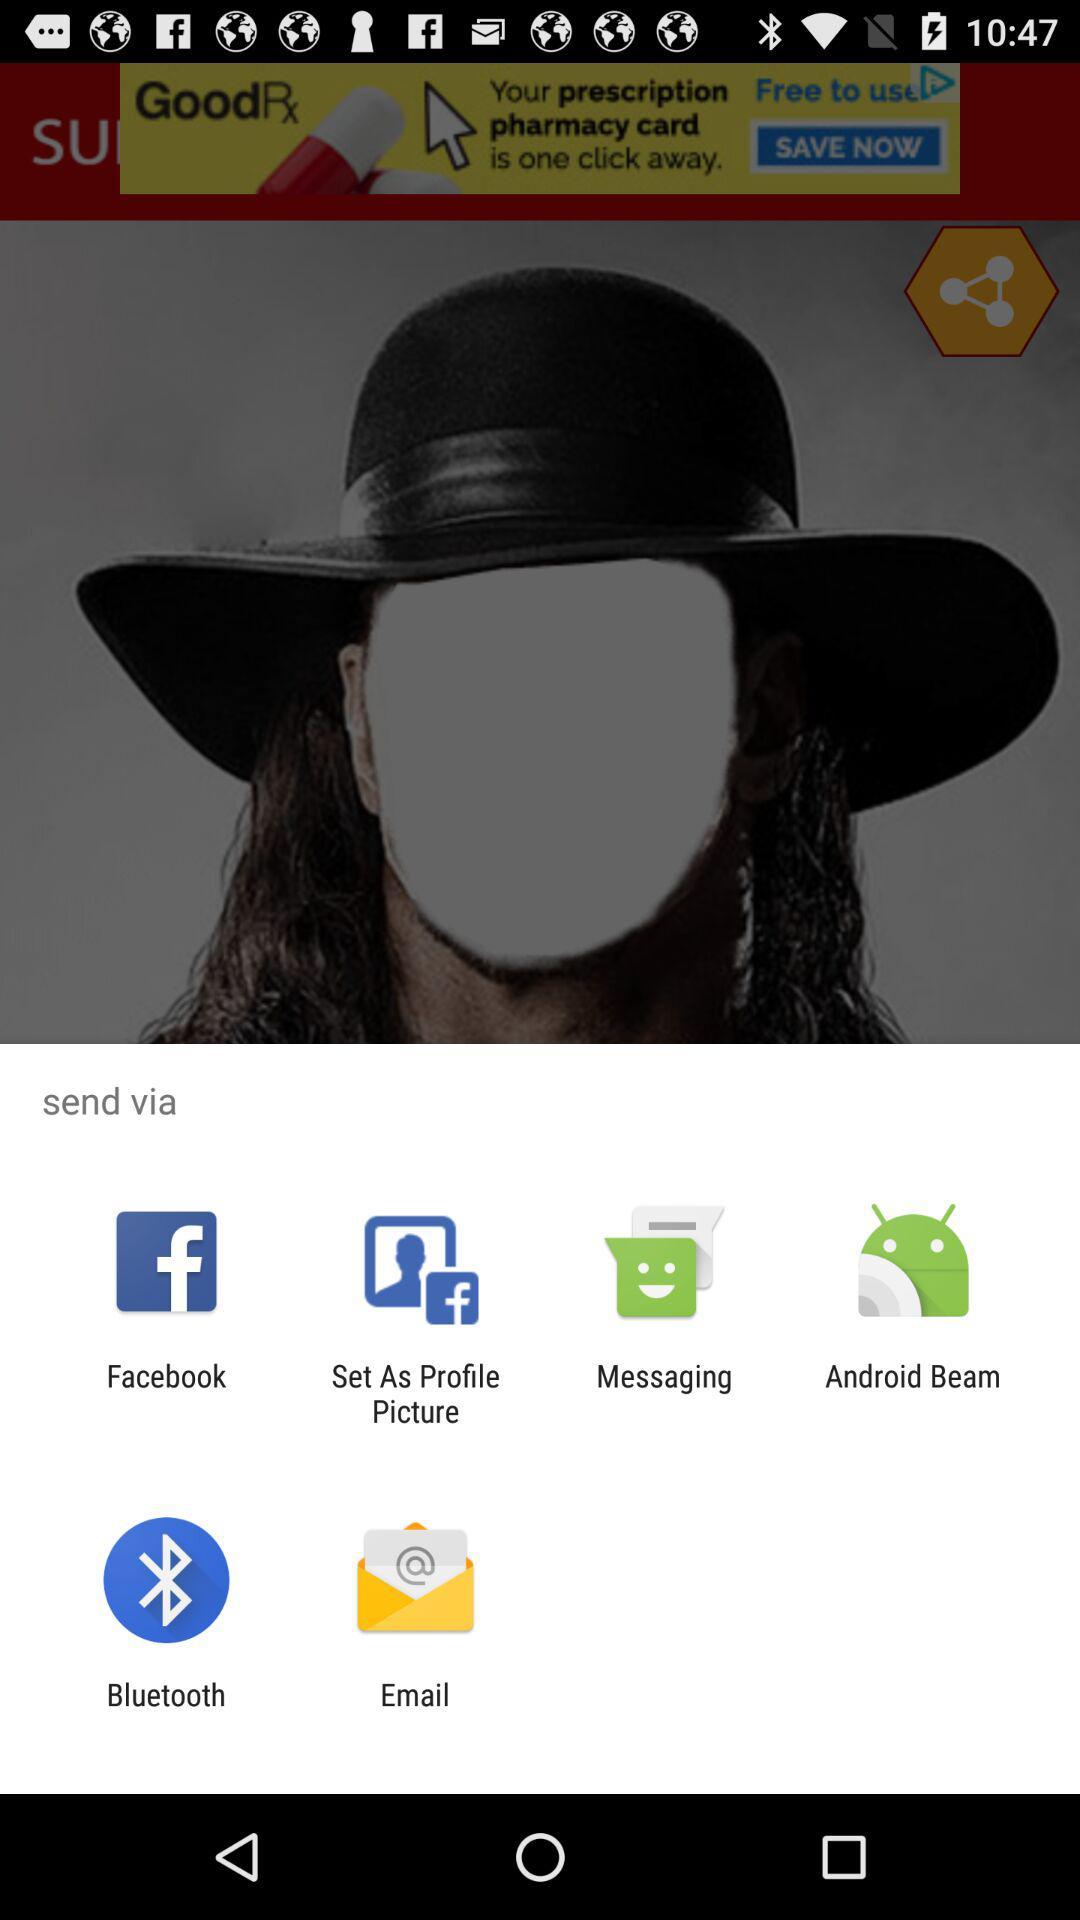 The width and height of the screenshot is (1080, 1920). What do you see at coordinates (414, 1392) in the screenshot?
I see `set as profile` at bounding box center [414, 1392].